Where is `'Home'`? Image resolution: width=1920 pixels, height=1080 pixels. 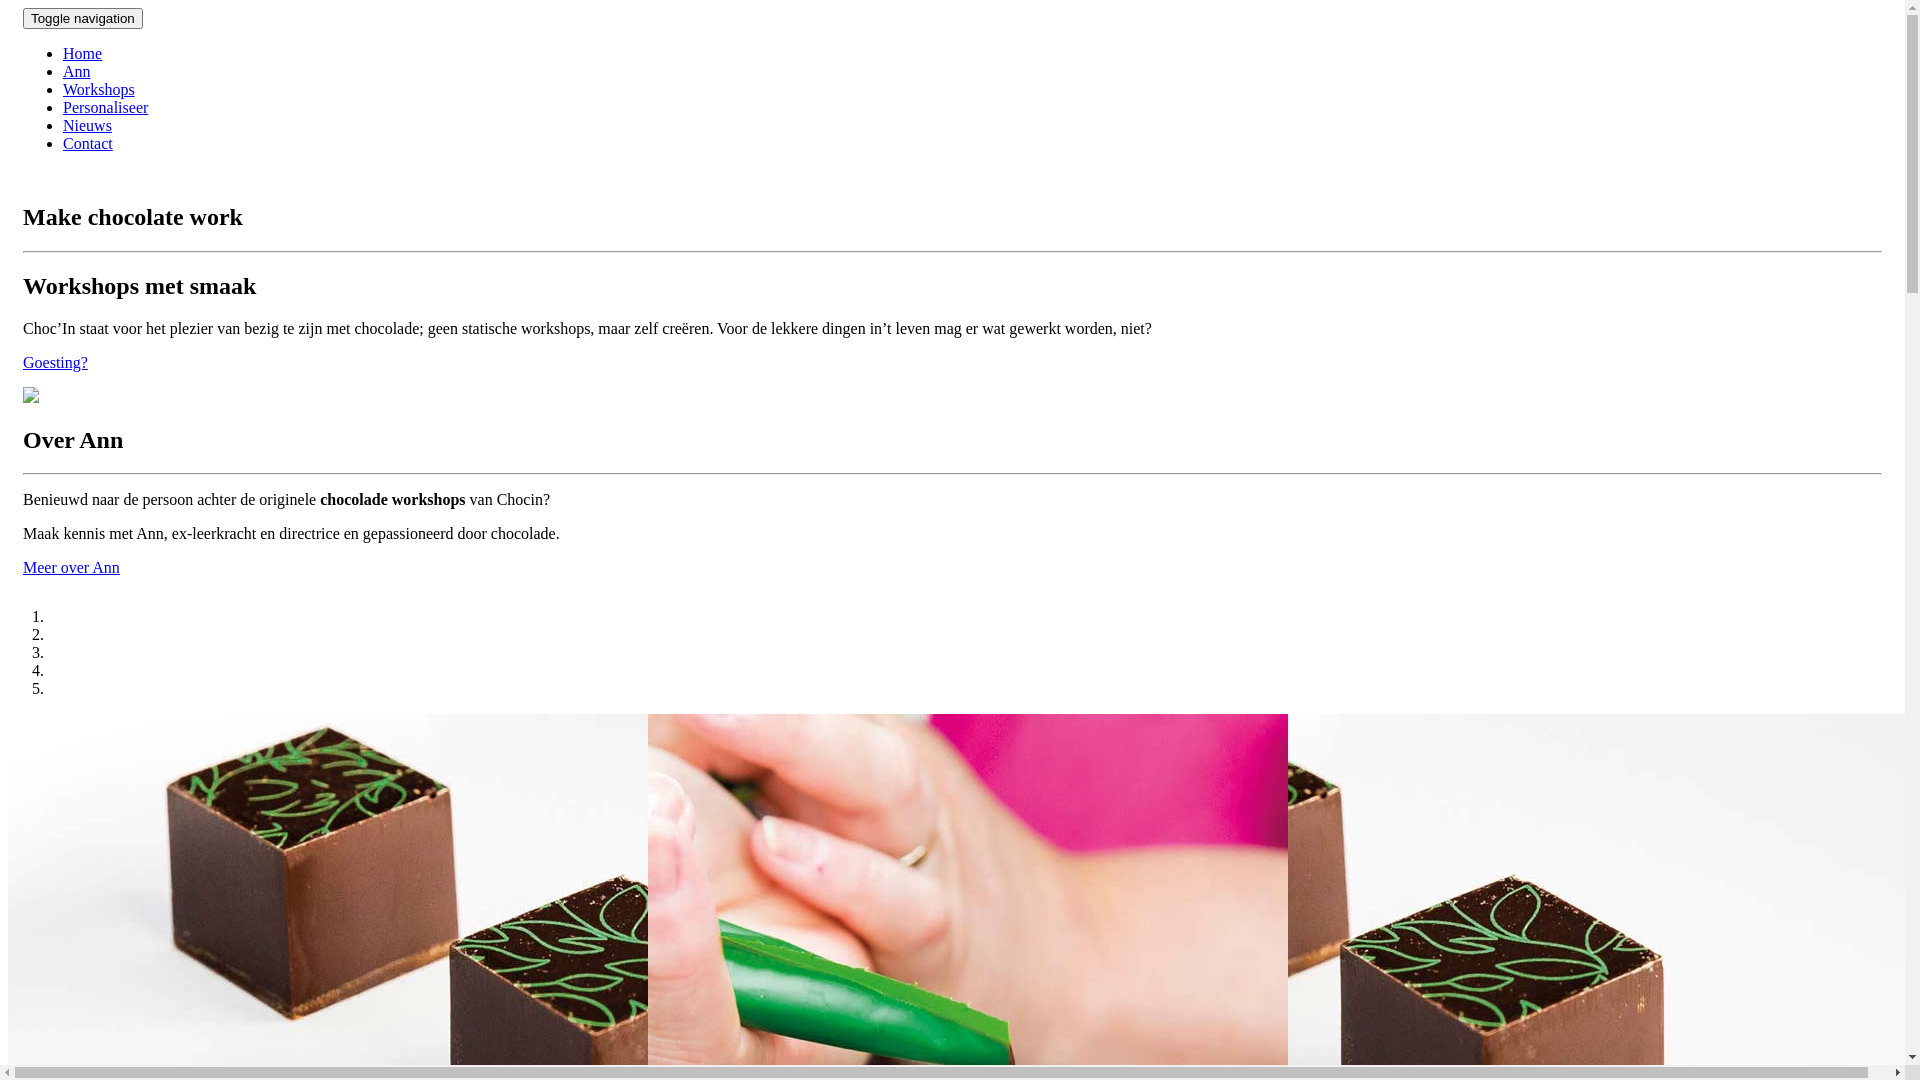
'Home' is located at coordinates (81, 52).